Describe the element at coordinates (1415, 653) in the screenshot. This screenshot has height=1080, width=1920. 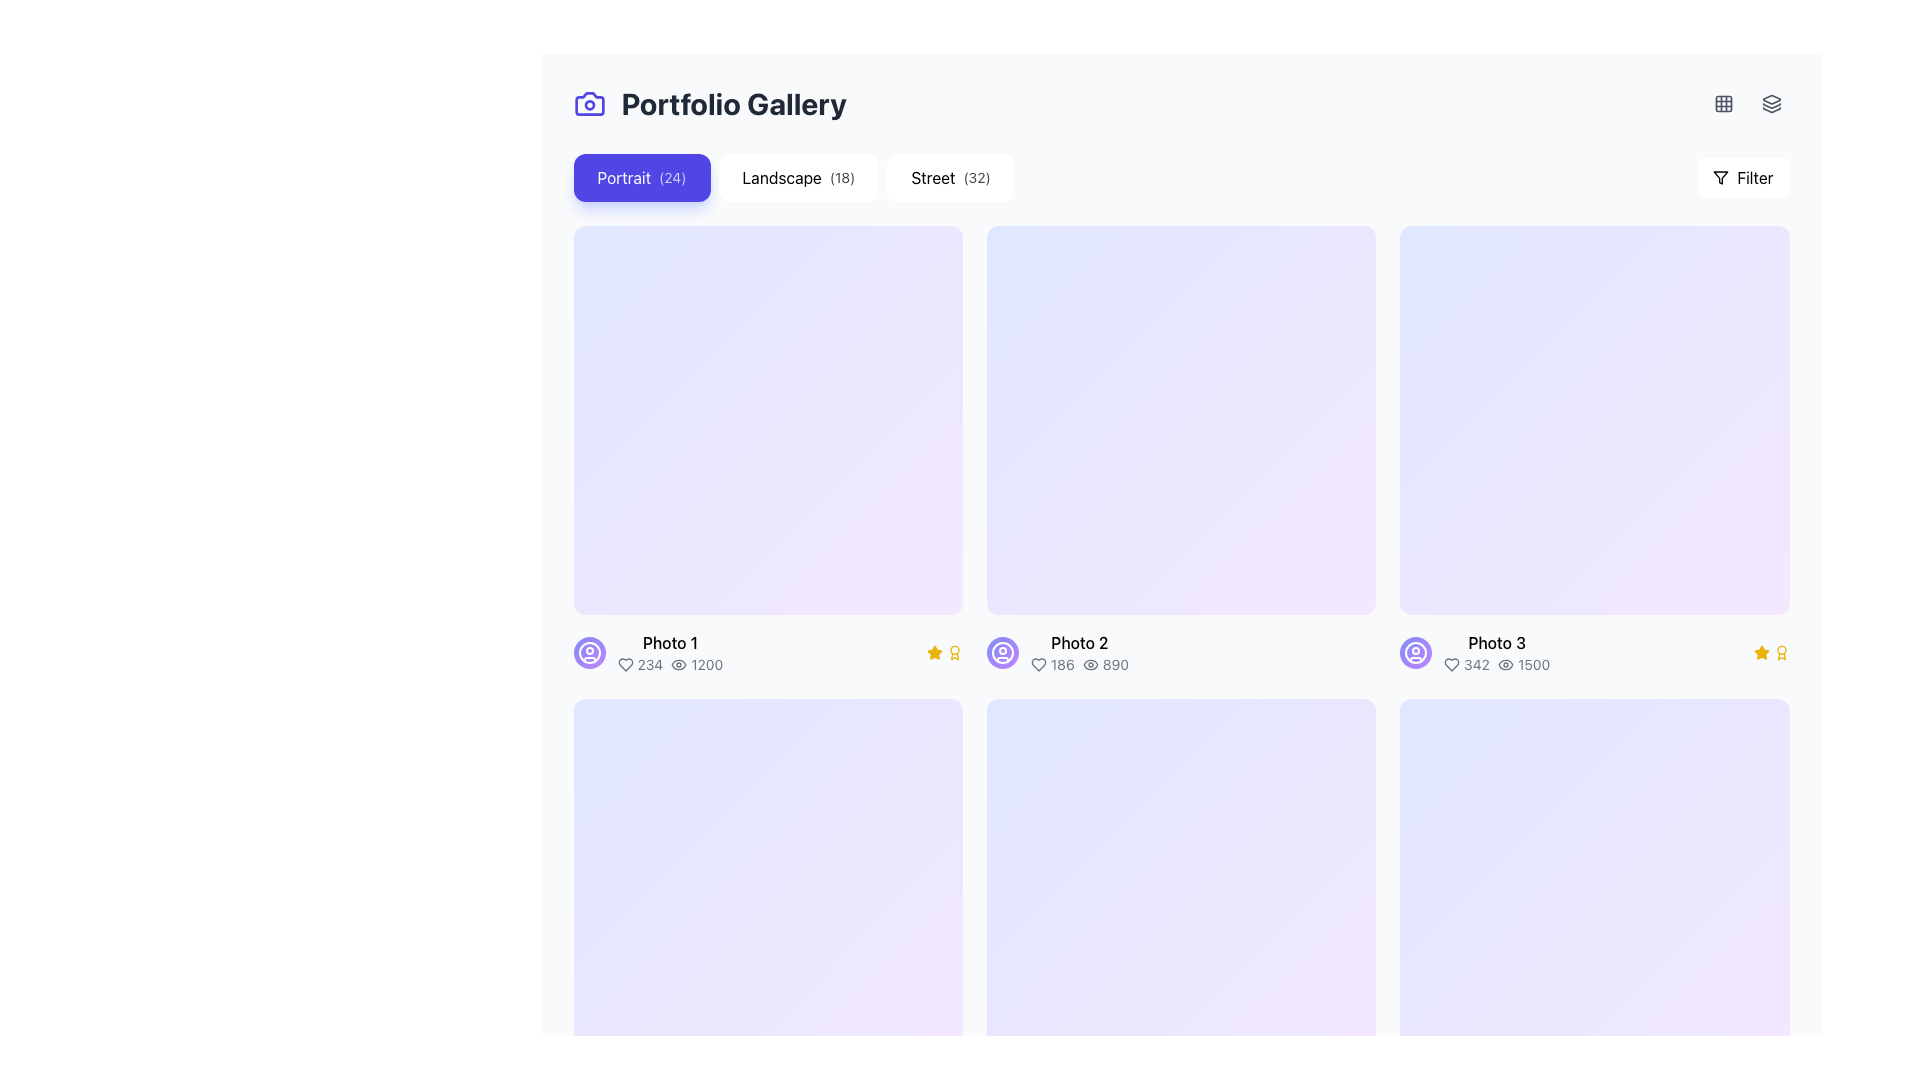
I see `the user icon that represents the owner associated with 'Photo 3', which is positioned as the leftmost component in the bottom row of the gallery view` at that location.